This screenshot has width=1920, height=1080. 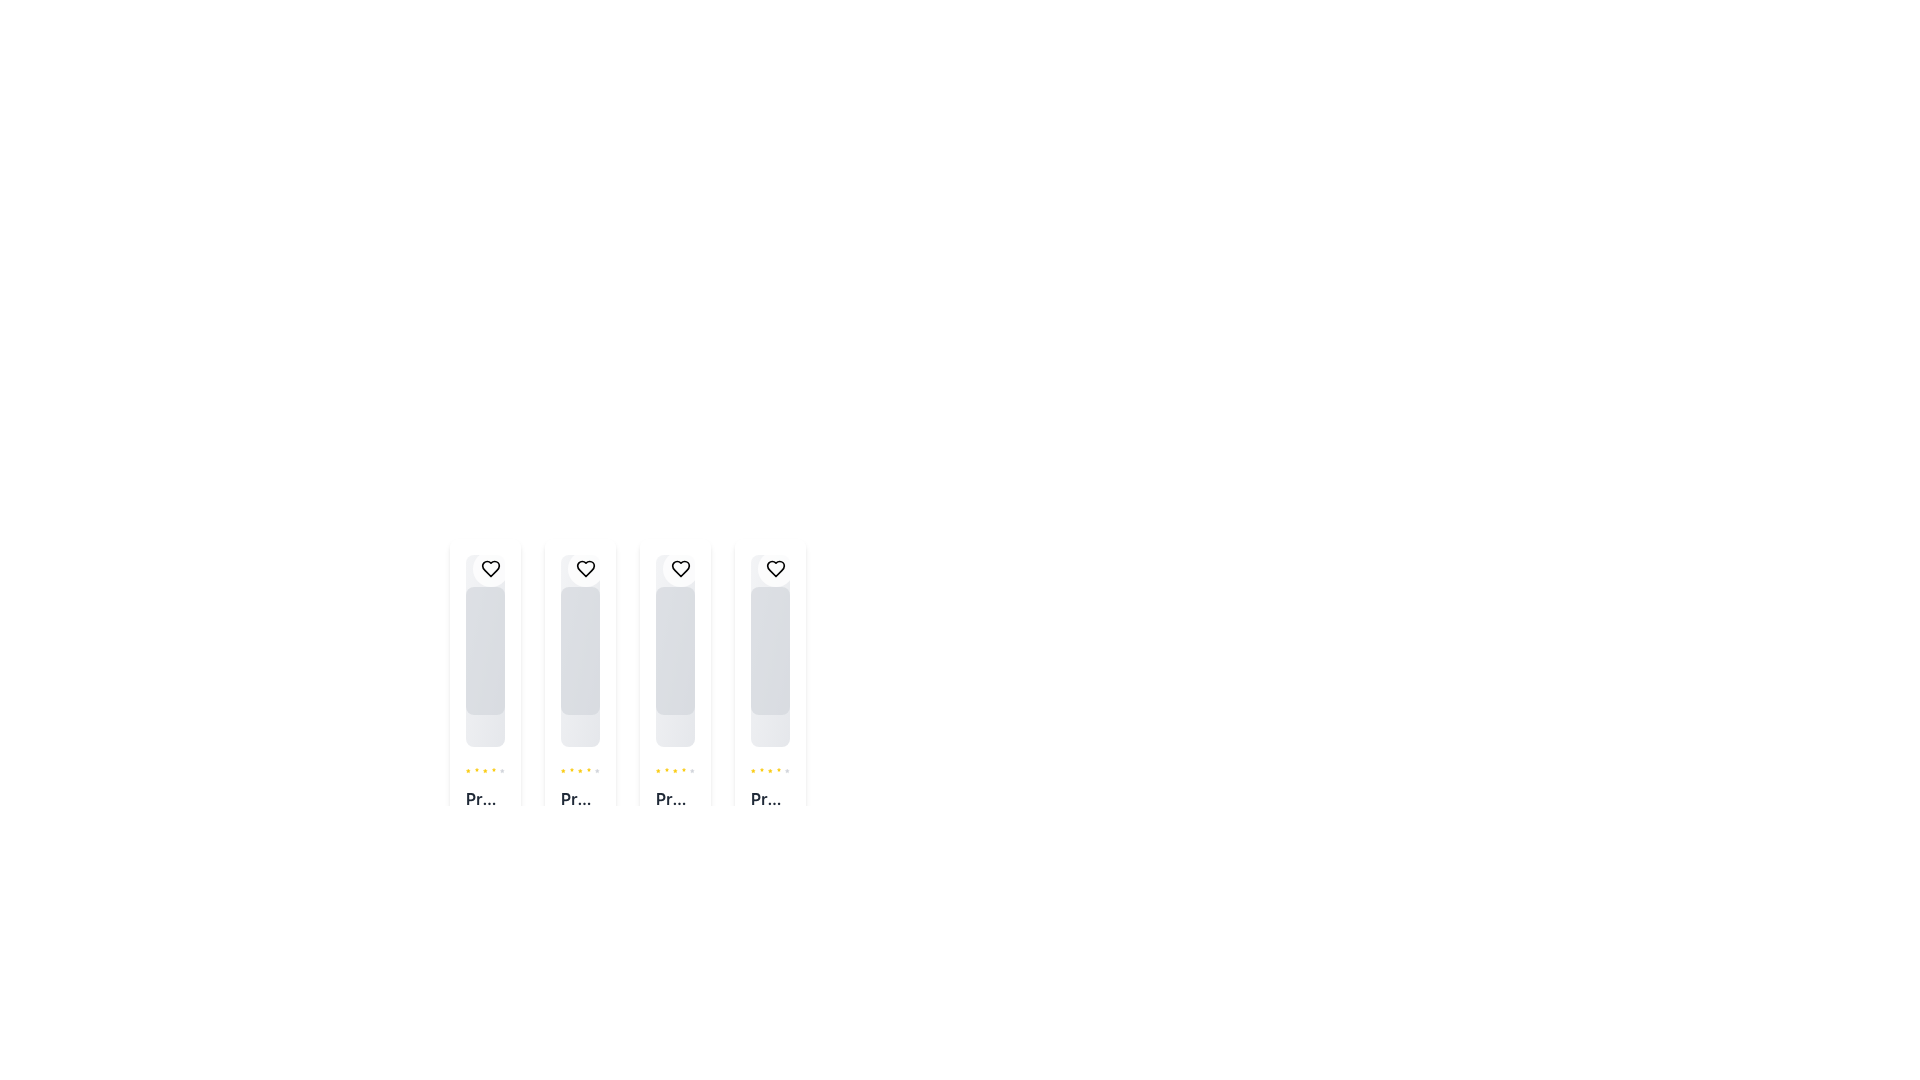 What do you see at coordinates (570, 770) in the screenshot?
I see `the visual state of the third star icon in the rating group, which indicates a rating value of three out of five stars, located at the bottom of the product card interface` at bounding box center [570, 770].